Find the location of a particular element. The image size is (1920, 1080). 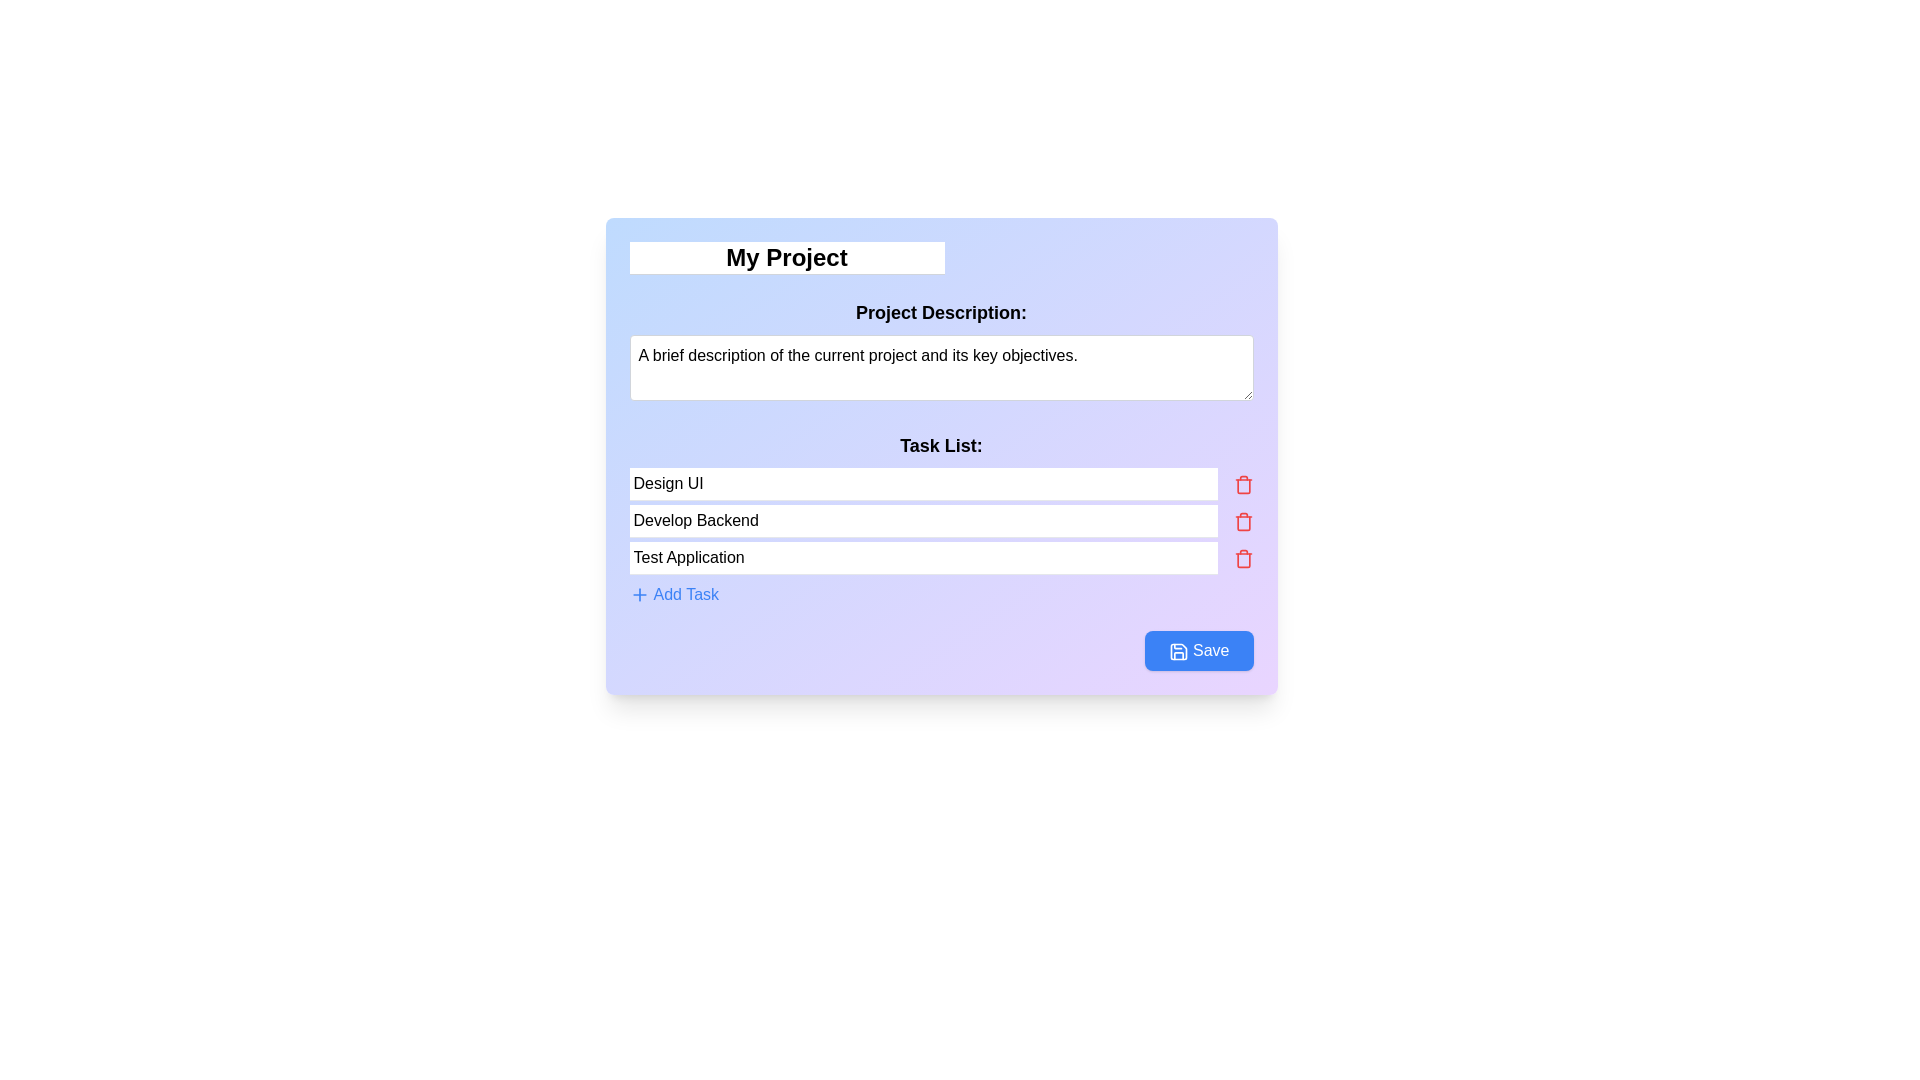

the text label reading 'Task List:' which is styled in bold and larger font, located centrally above the task list is located at coordinates (940, 445).